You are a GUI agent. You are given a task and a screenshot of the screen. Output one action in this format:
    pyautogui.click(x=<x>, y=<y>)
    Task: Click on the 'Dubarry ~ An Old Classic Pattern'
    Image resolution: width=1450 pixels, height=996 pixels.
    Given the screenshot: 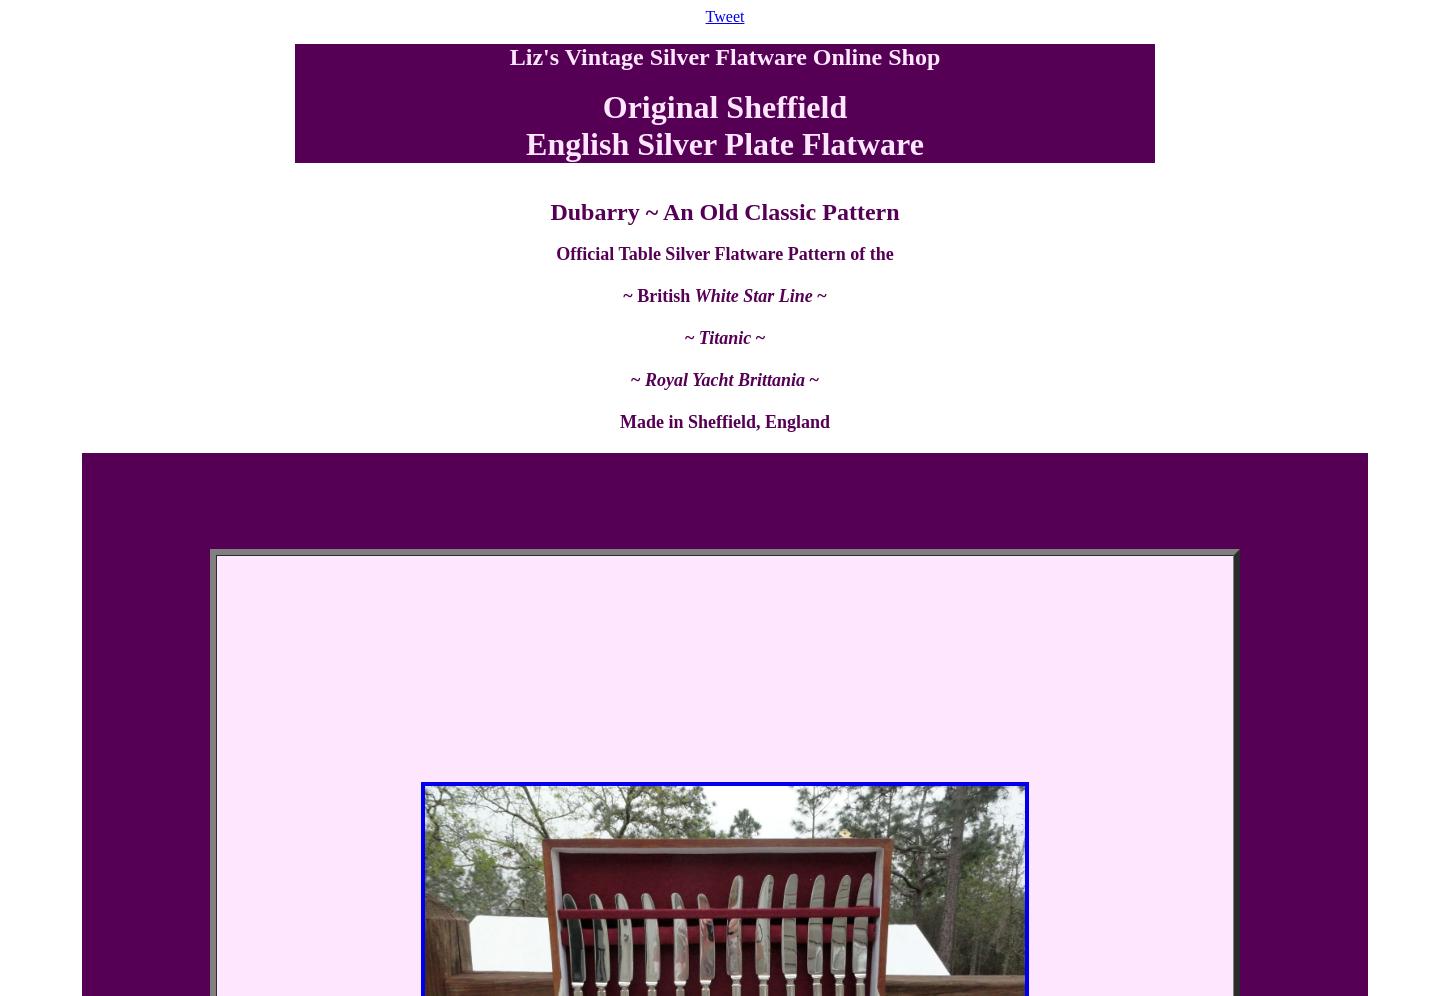 What is the action you would take?
    pyautogui.click(x=723, y=211)
    